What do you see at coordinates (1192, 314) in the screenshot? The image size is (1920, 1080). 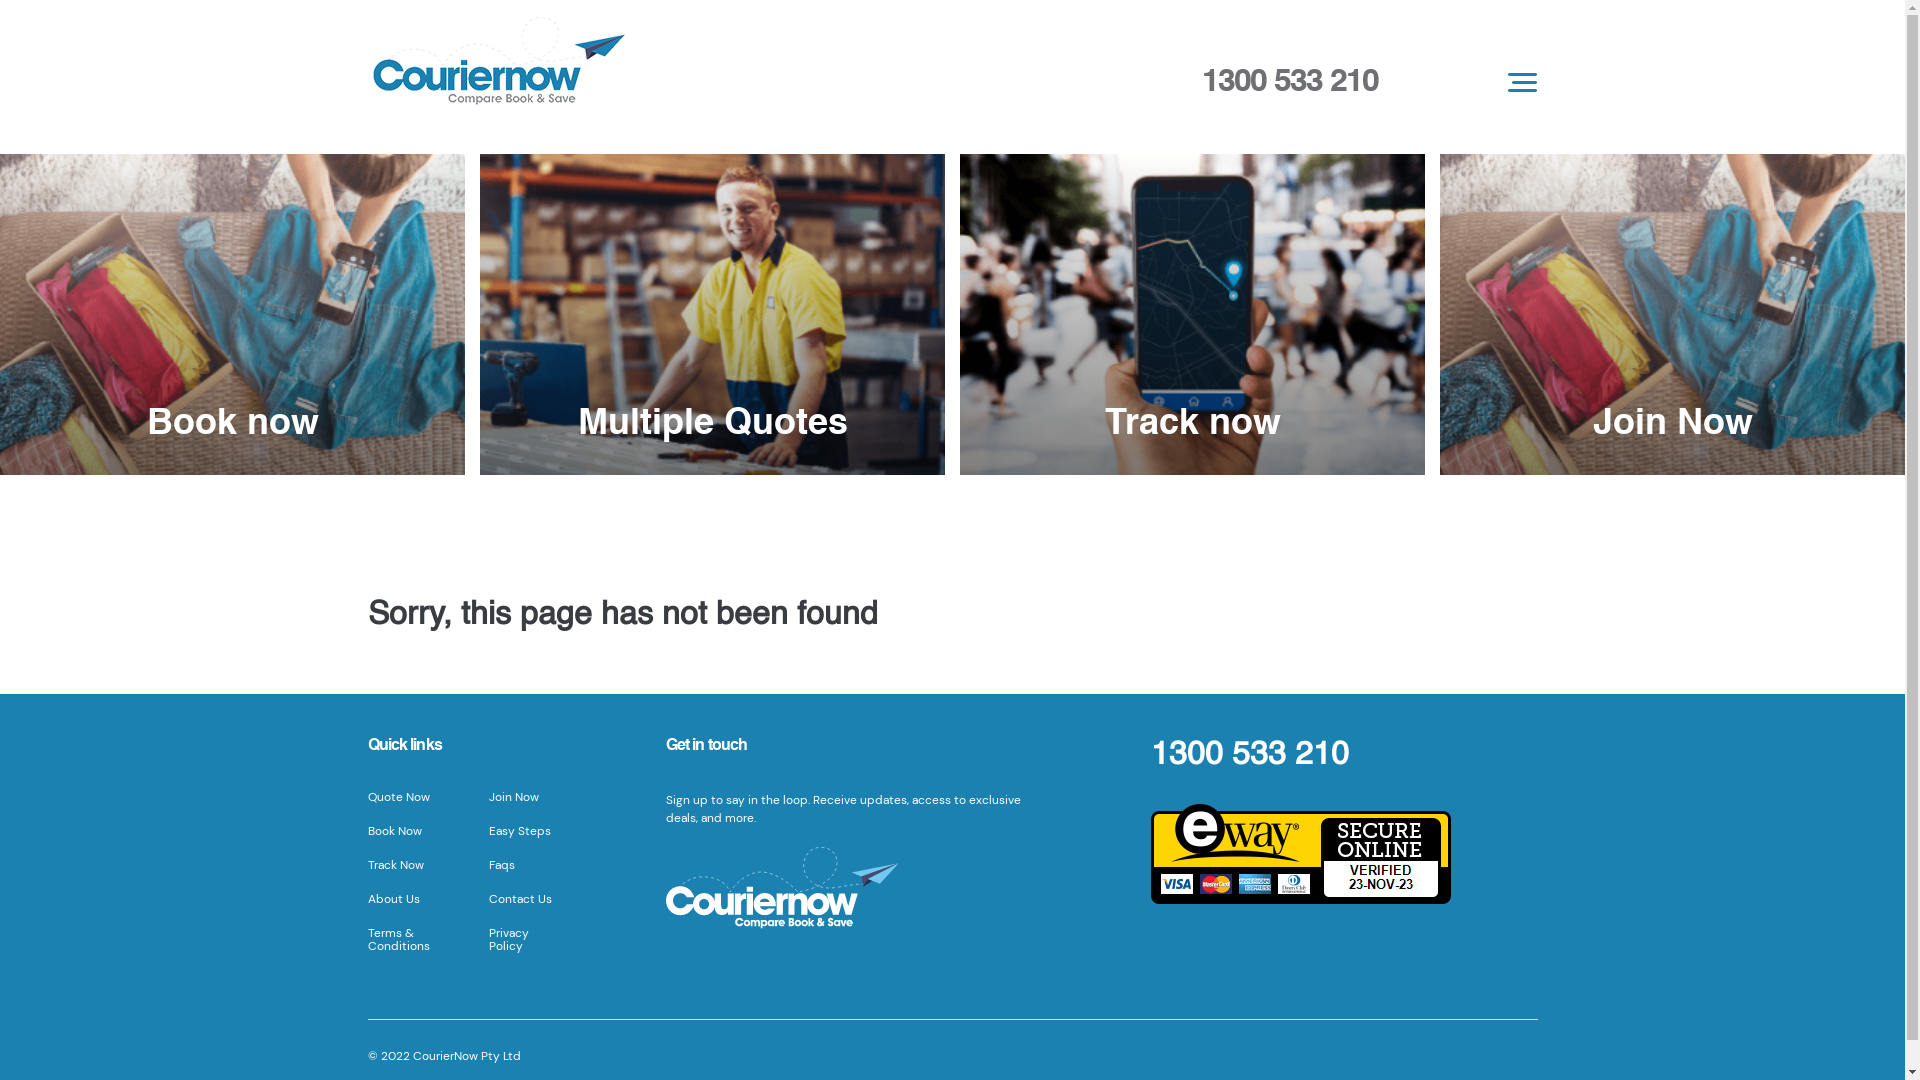 I see `'Track now'` at bounding box center [1192, 314].